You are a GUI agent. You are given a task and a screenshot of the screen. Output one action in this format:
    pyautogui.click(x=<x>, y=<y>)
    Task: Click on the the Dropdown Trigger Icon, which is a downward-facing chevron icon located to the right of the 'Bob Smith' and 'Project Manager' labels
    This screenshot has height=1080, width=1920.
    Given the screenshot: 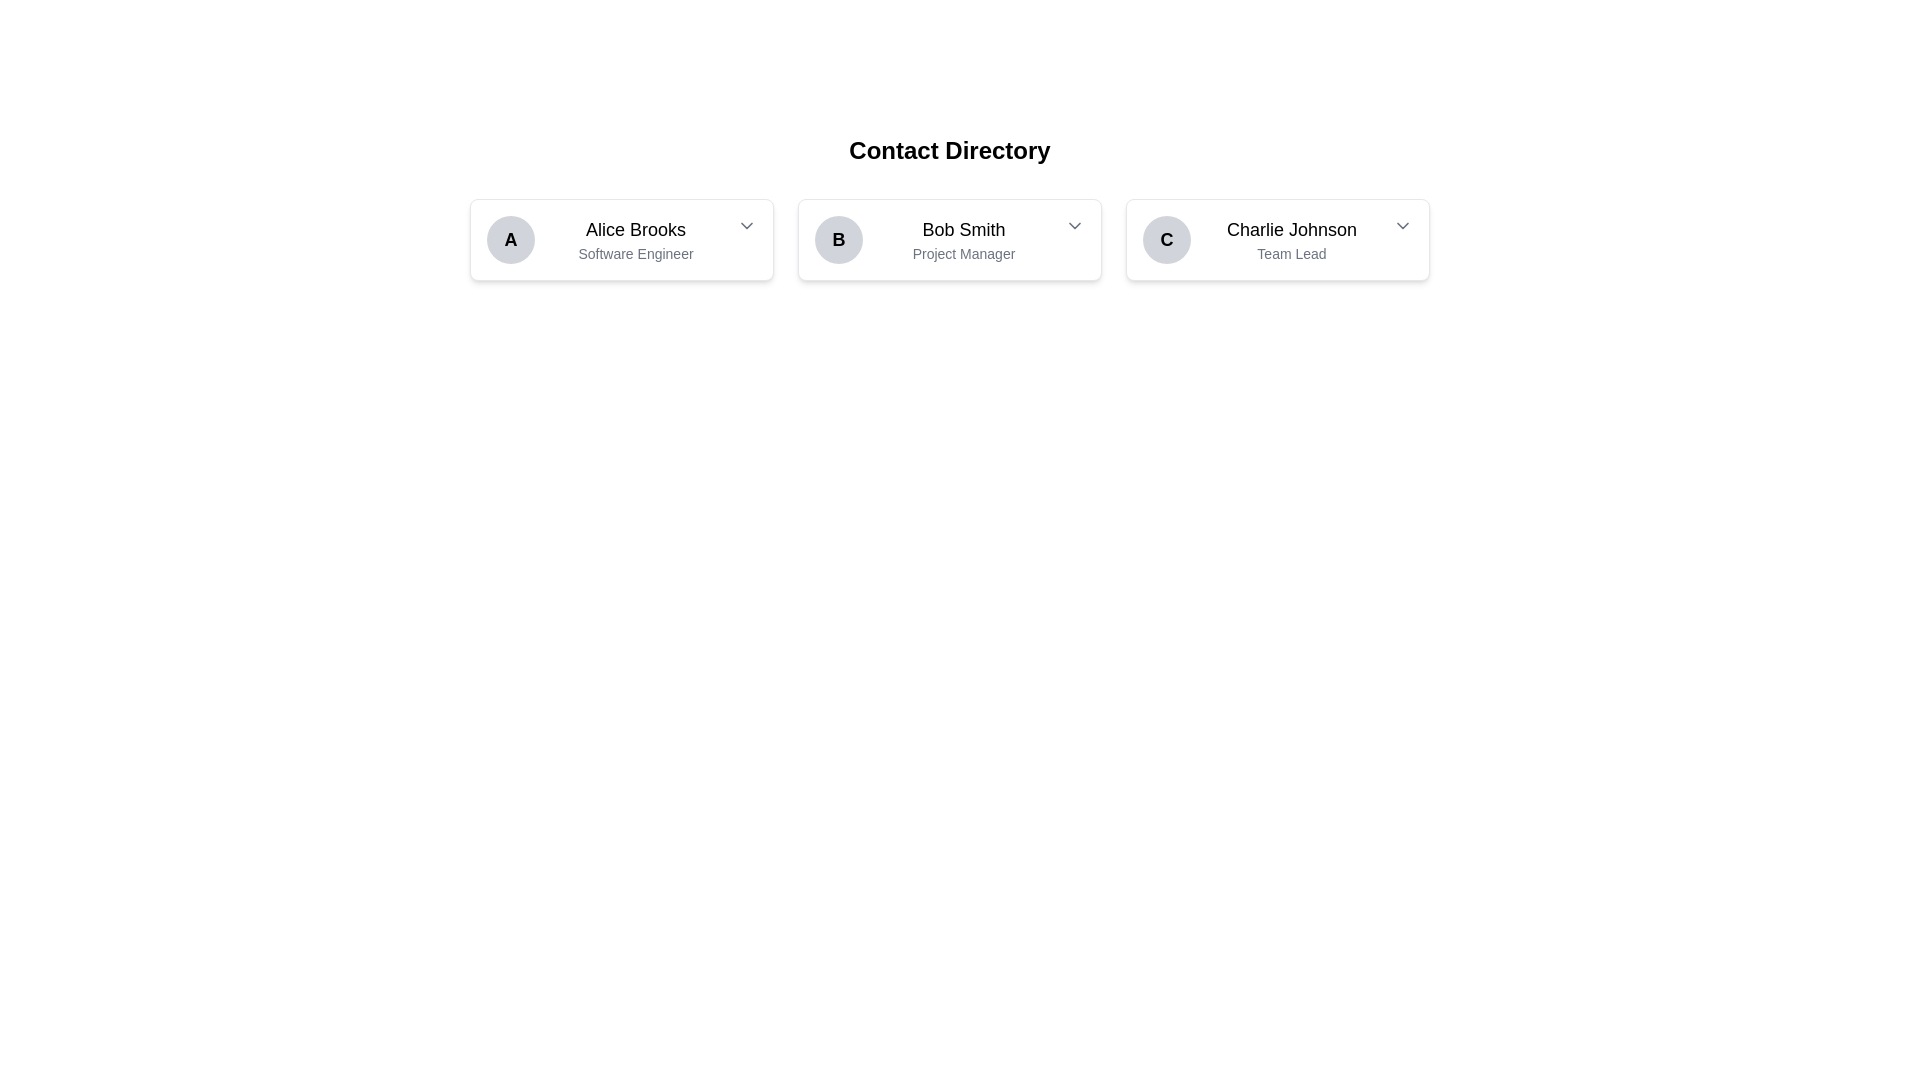 What is the action you would take?
    pyautogui.click(x=1074, y=225)
    